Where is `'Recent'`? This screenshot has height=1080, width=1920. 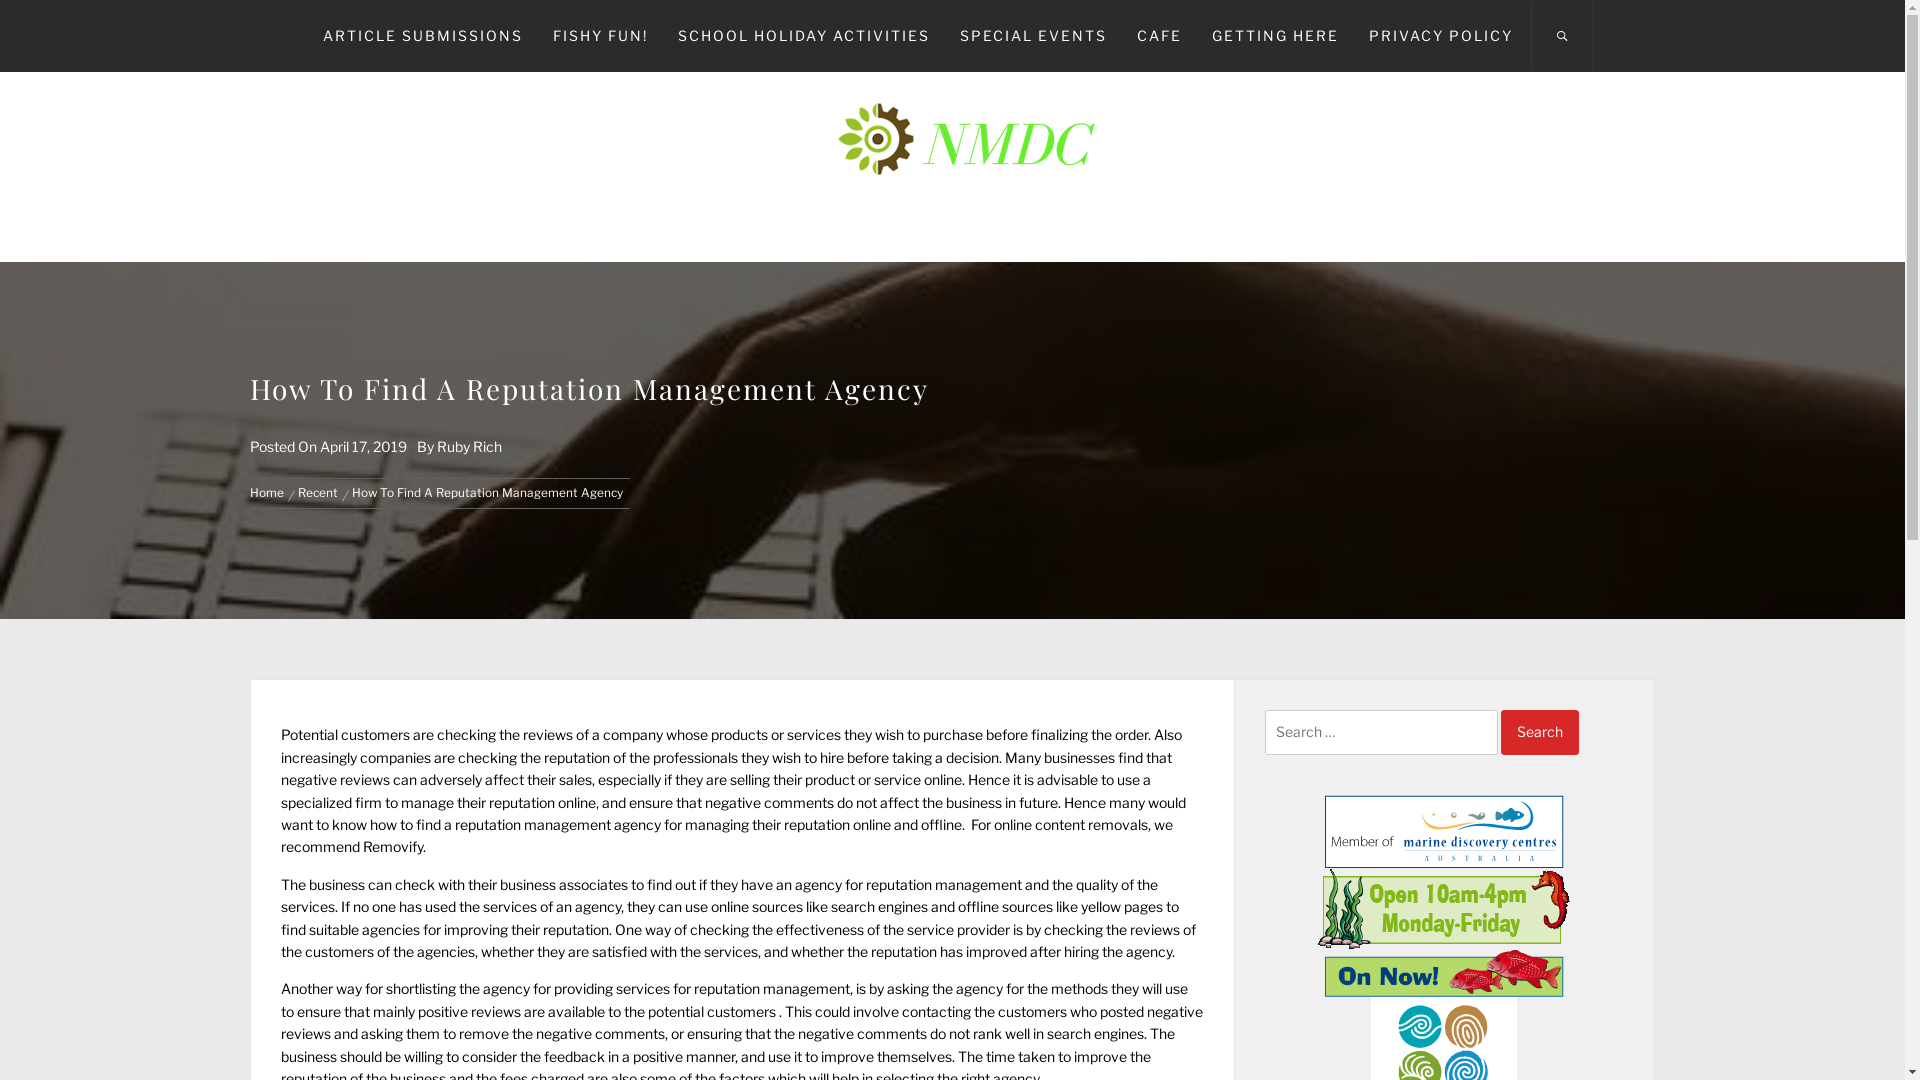
'Recent' is located at coordinates (316, 493).